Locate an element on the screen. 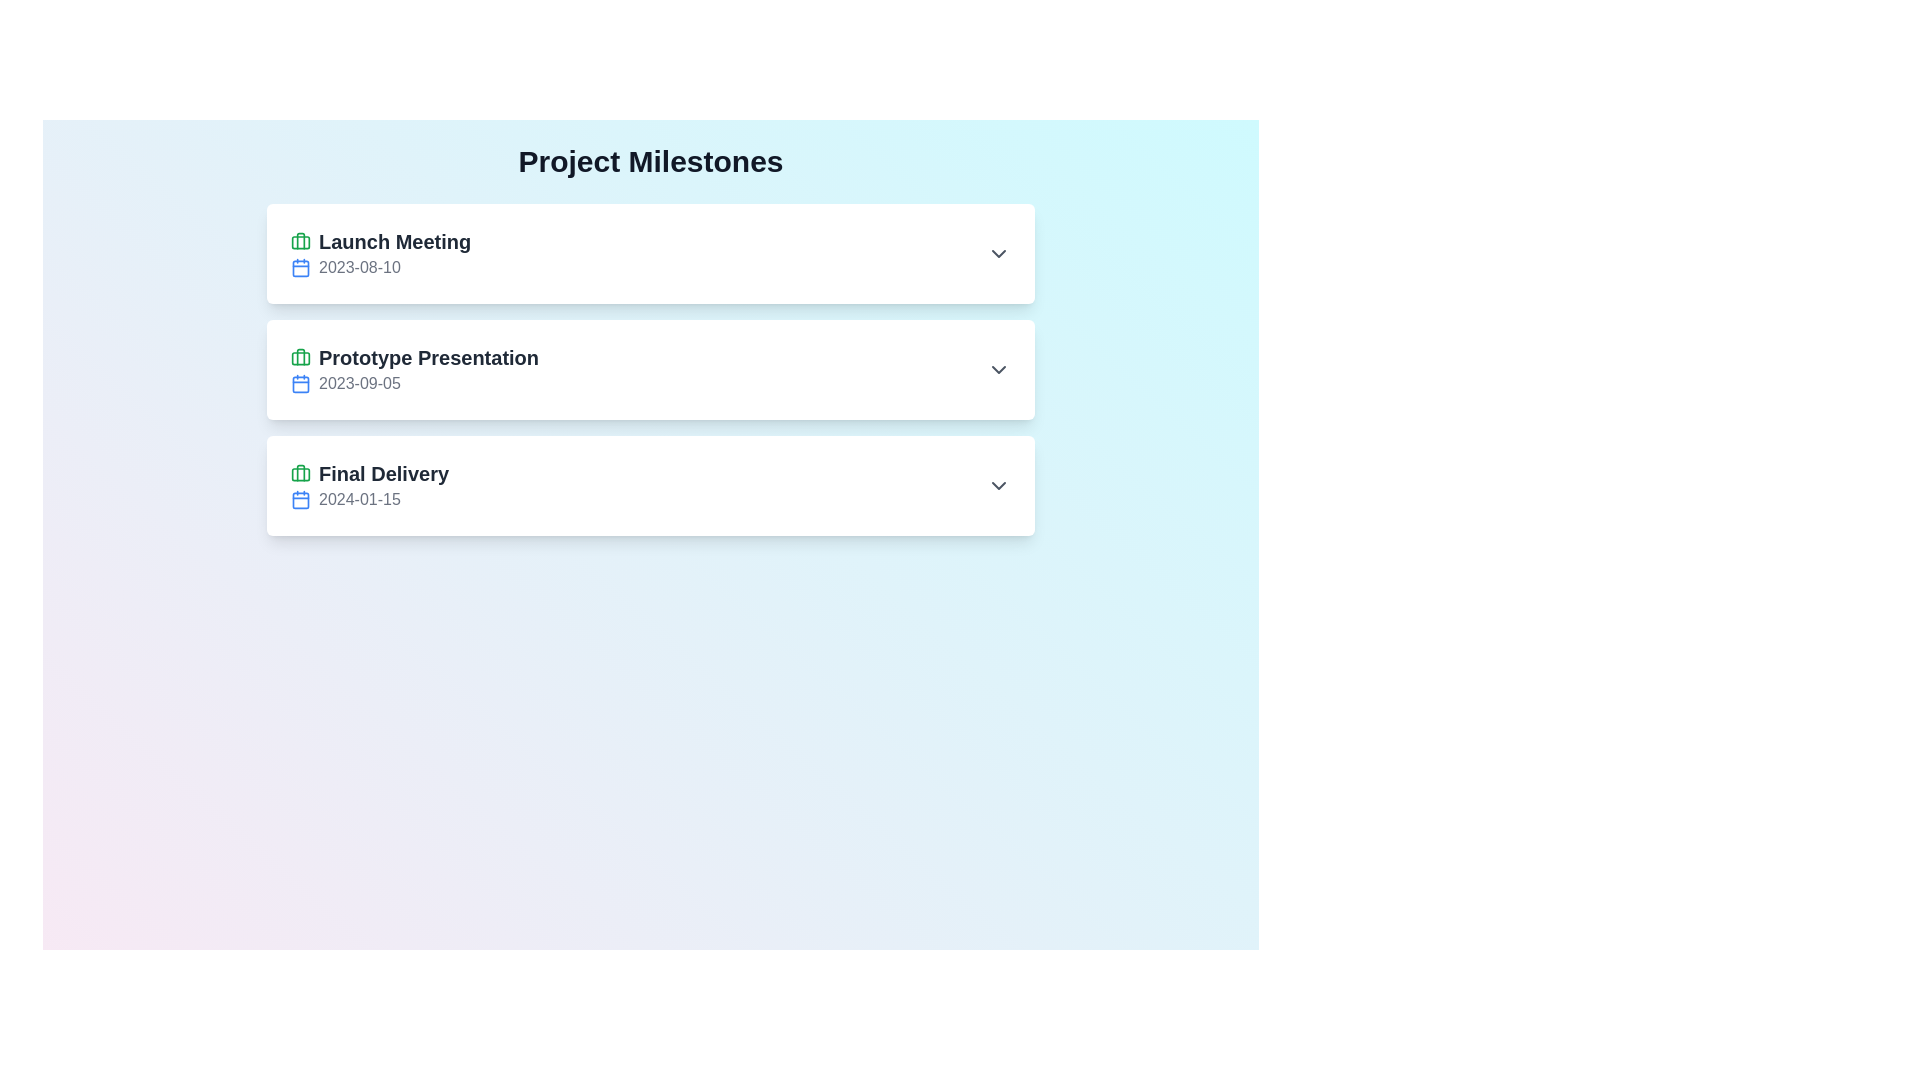 The image size is (1920, 1080). the rounded rectangle element styled with no visible fill and a rounded border, which is part of the 'briefcase' icon located to the left of the 'Prototype Presentation' text is located at coordinates (300, 241).